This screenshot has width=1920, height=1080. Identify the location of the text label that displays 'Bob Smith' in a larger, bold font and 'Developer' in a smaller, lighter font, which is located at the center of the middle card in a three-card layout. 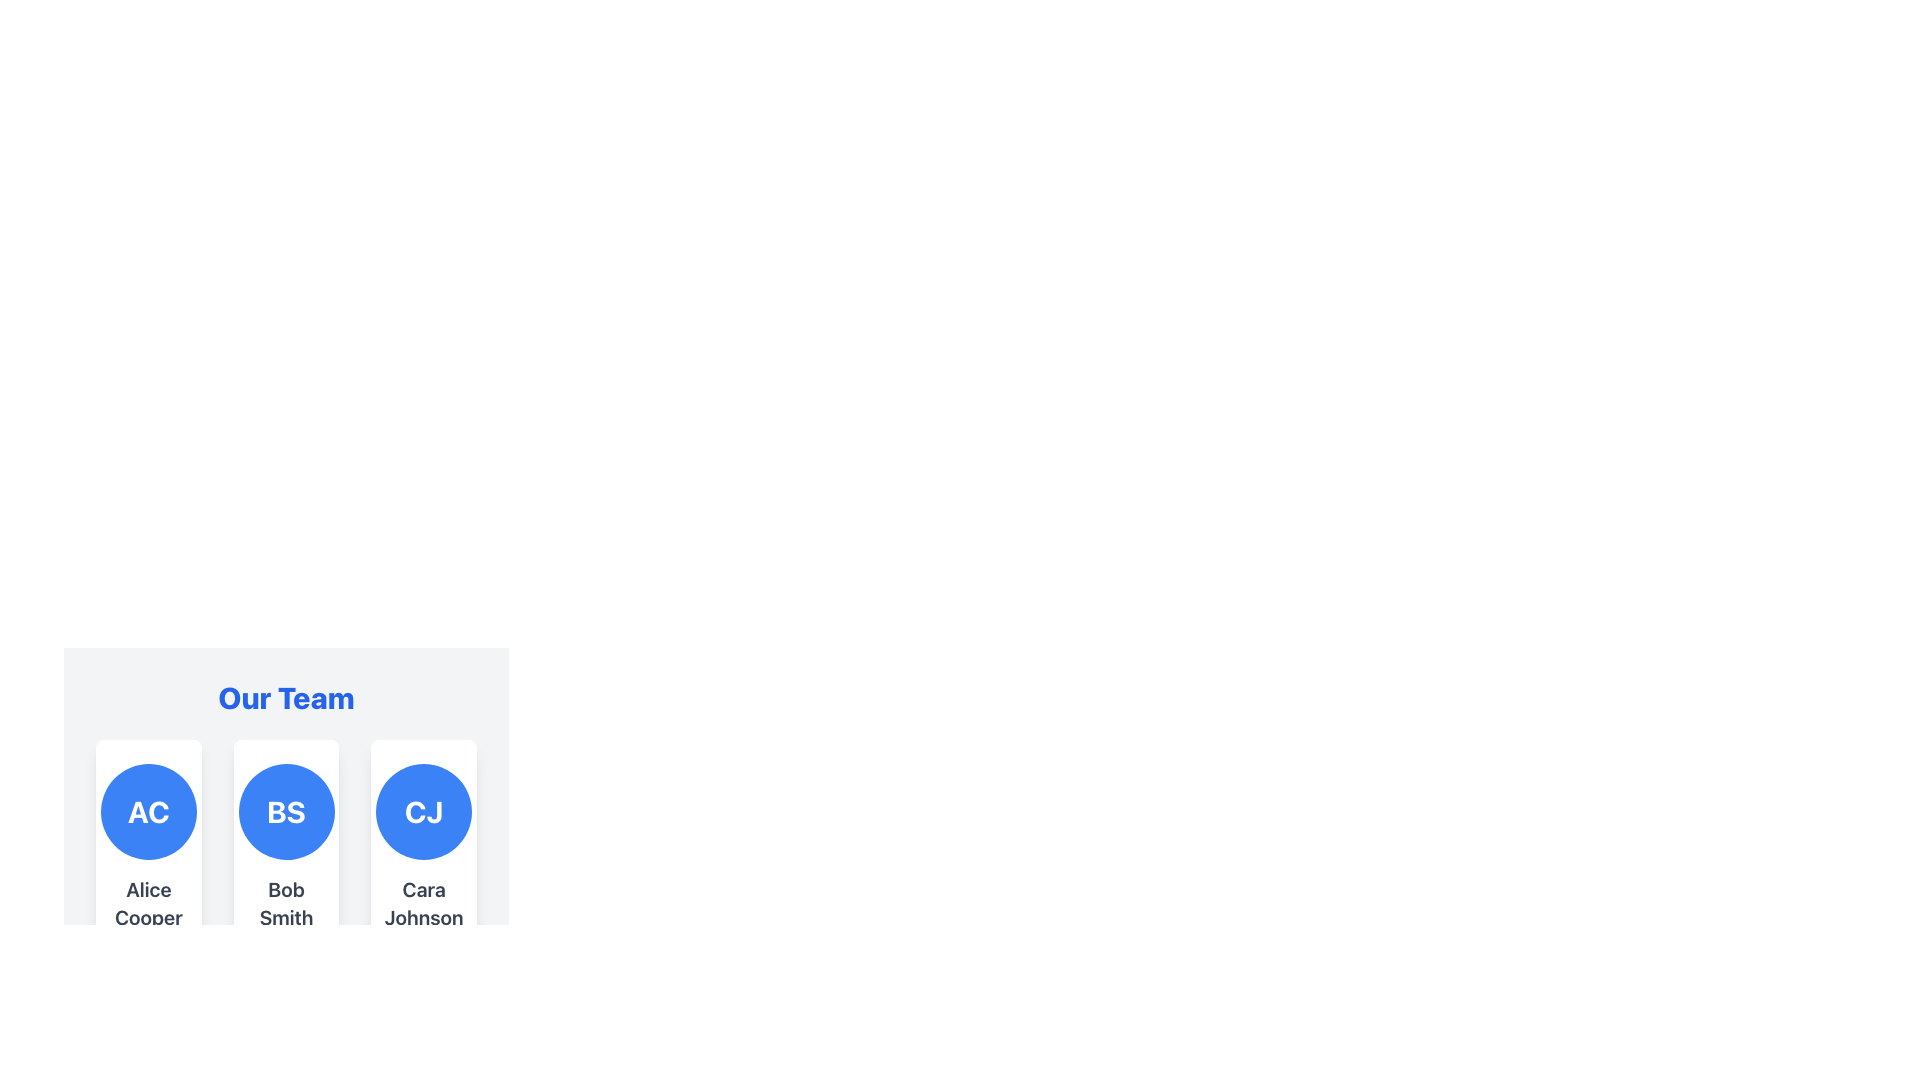
(285, 915).